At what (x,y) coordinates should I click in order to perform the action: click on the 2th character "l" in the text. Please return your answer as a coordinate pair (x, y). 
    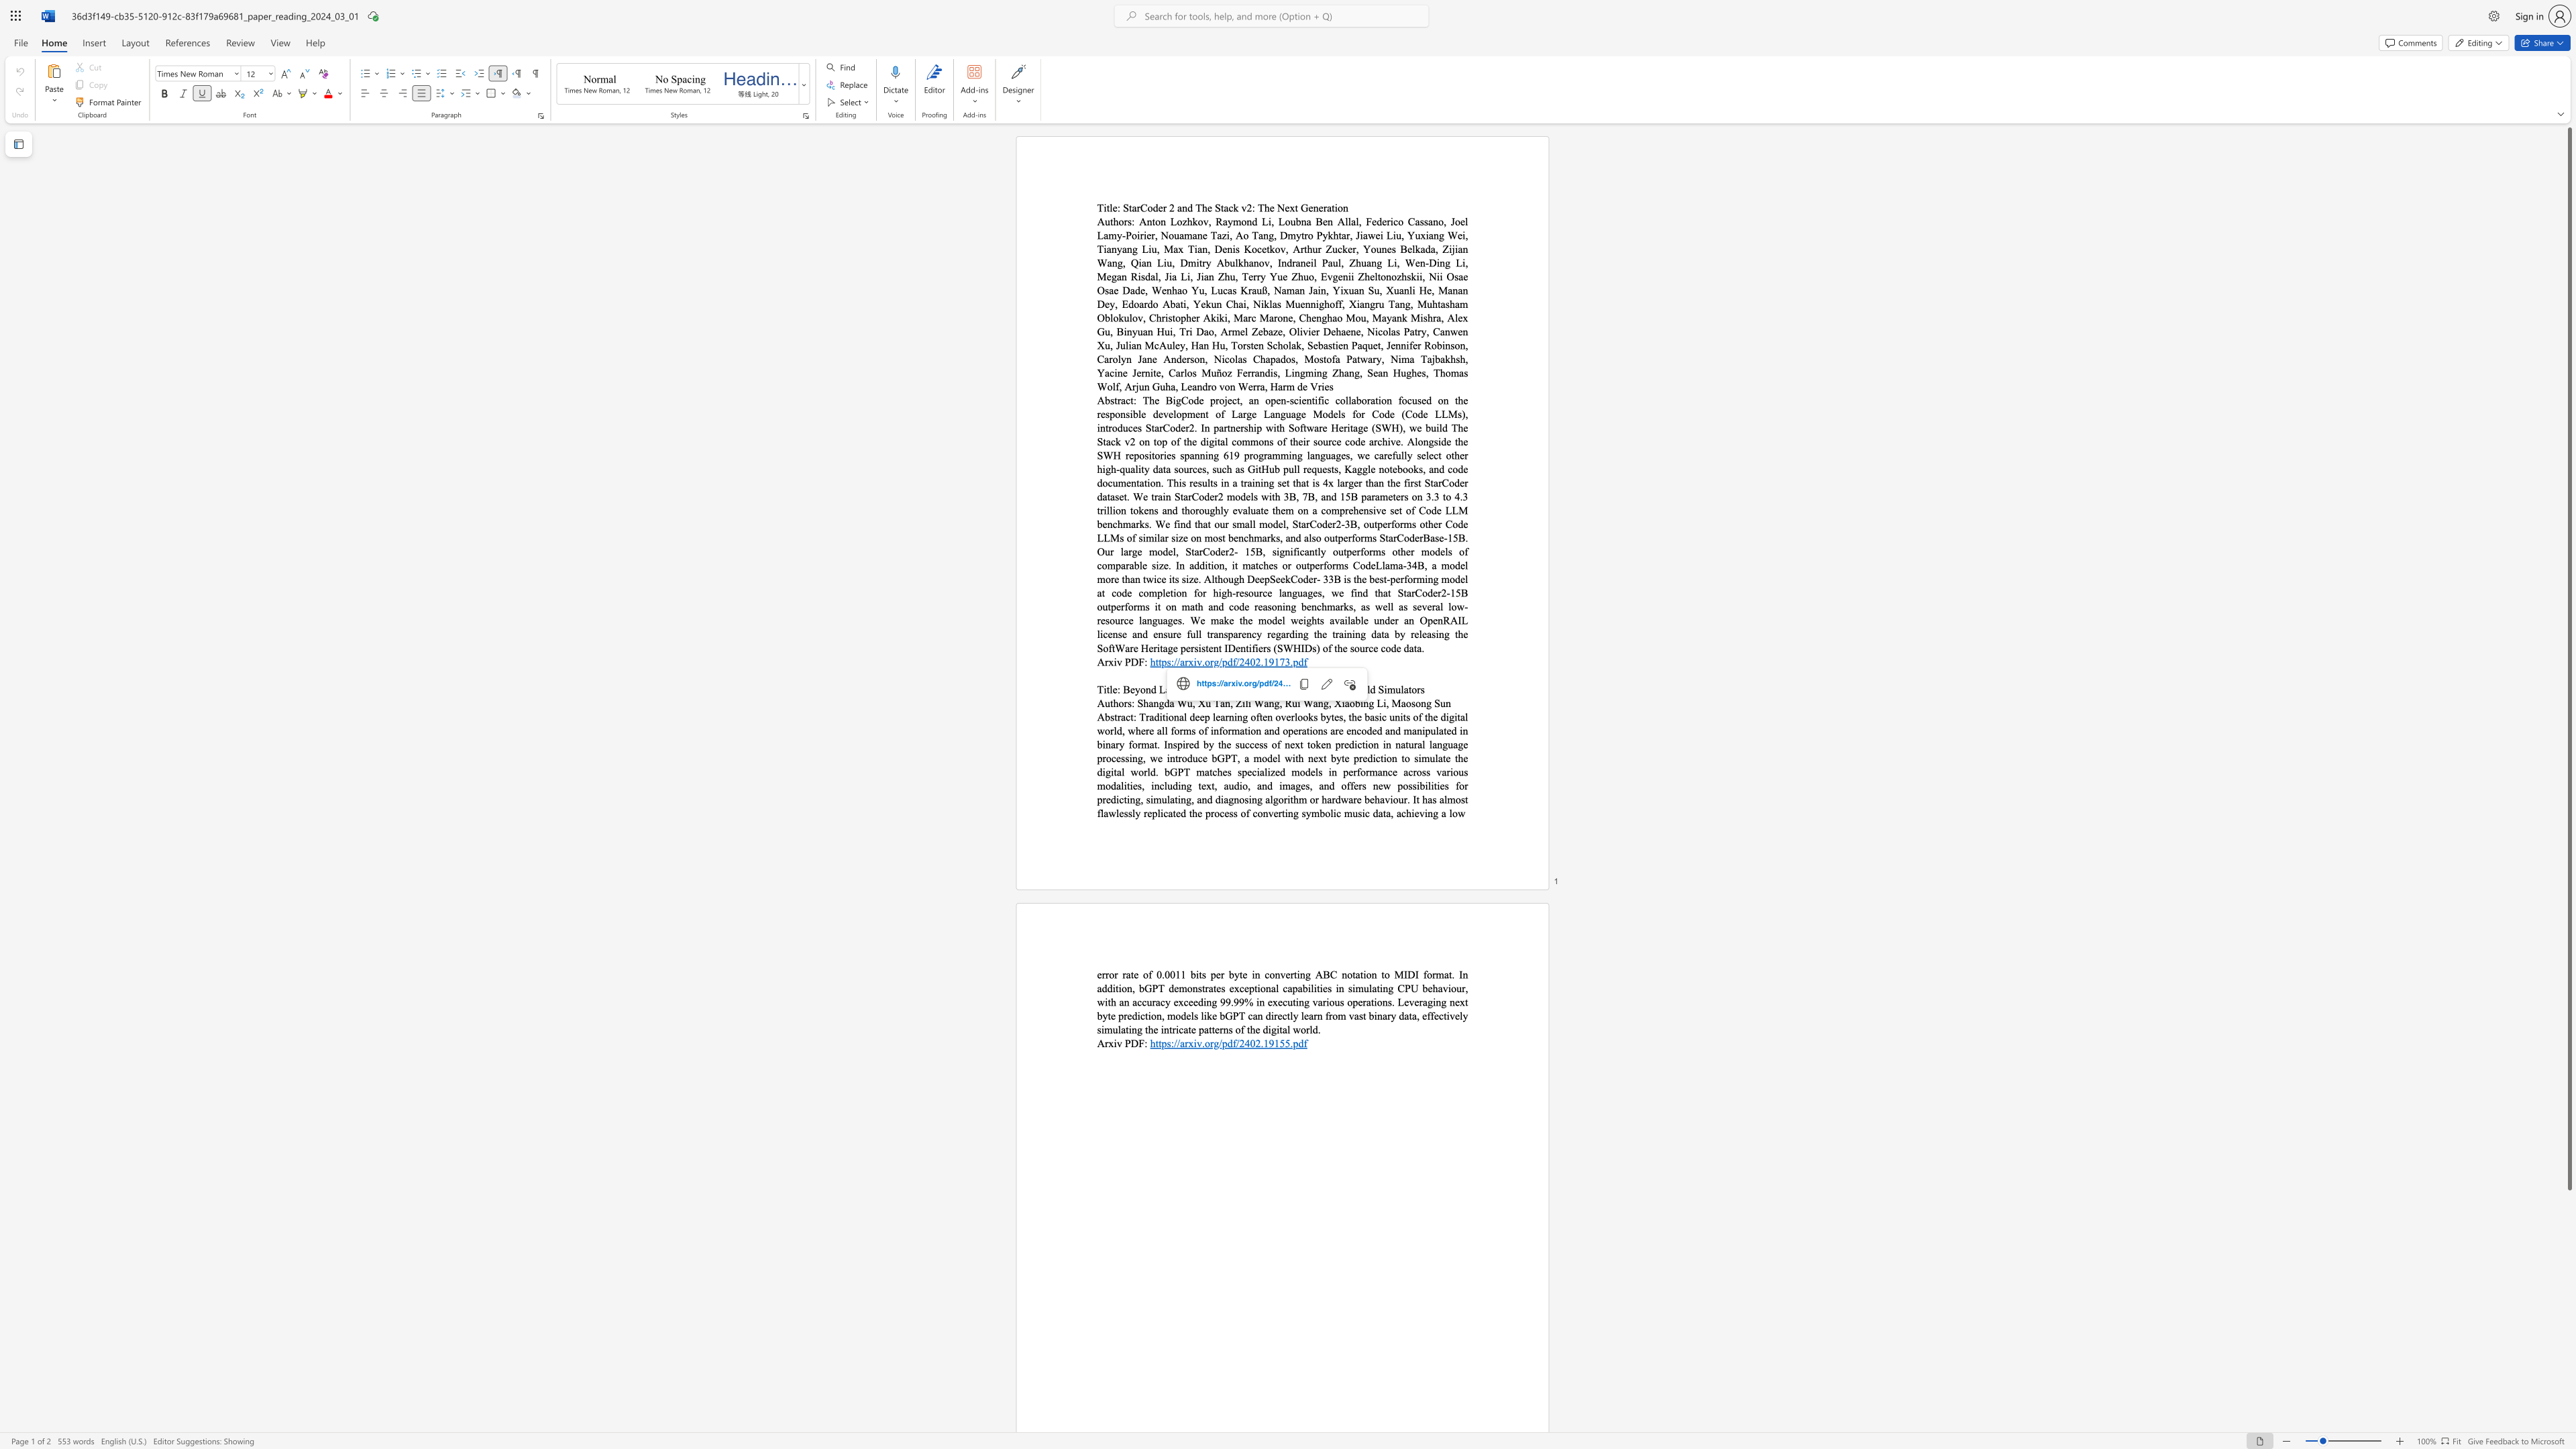
    Looking at the image, I should click on (1331, 813).